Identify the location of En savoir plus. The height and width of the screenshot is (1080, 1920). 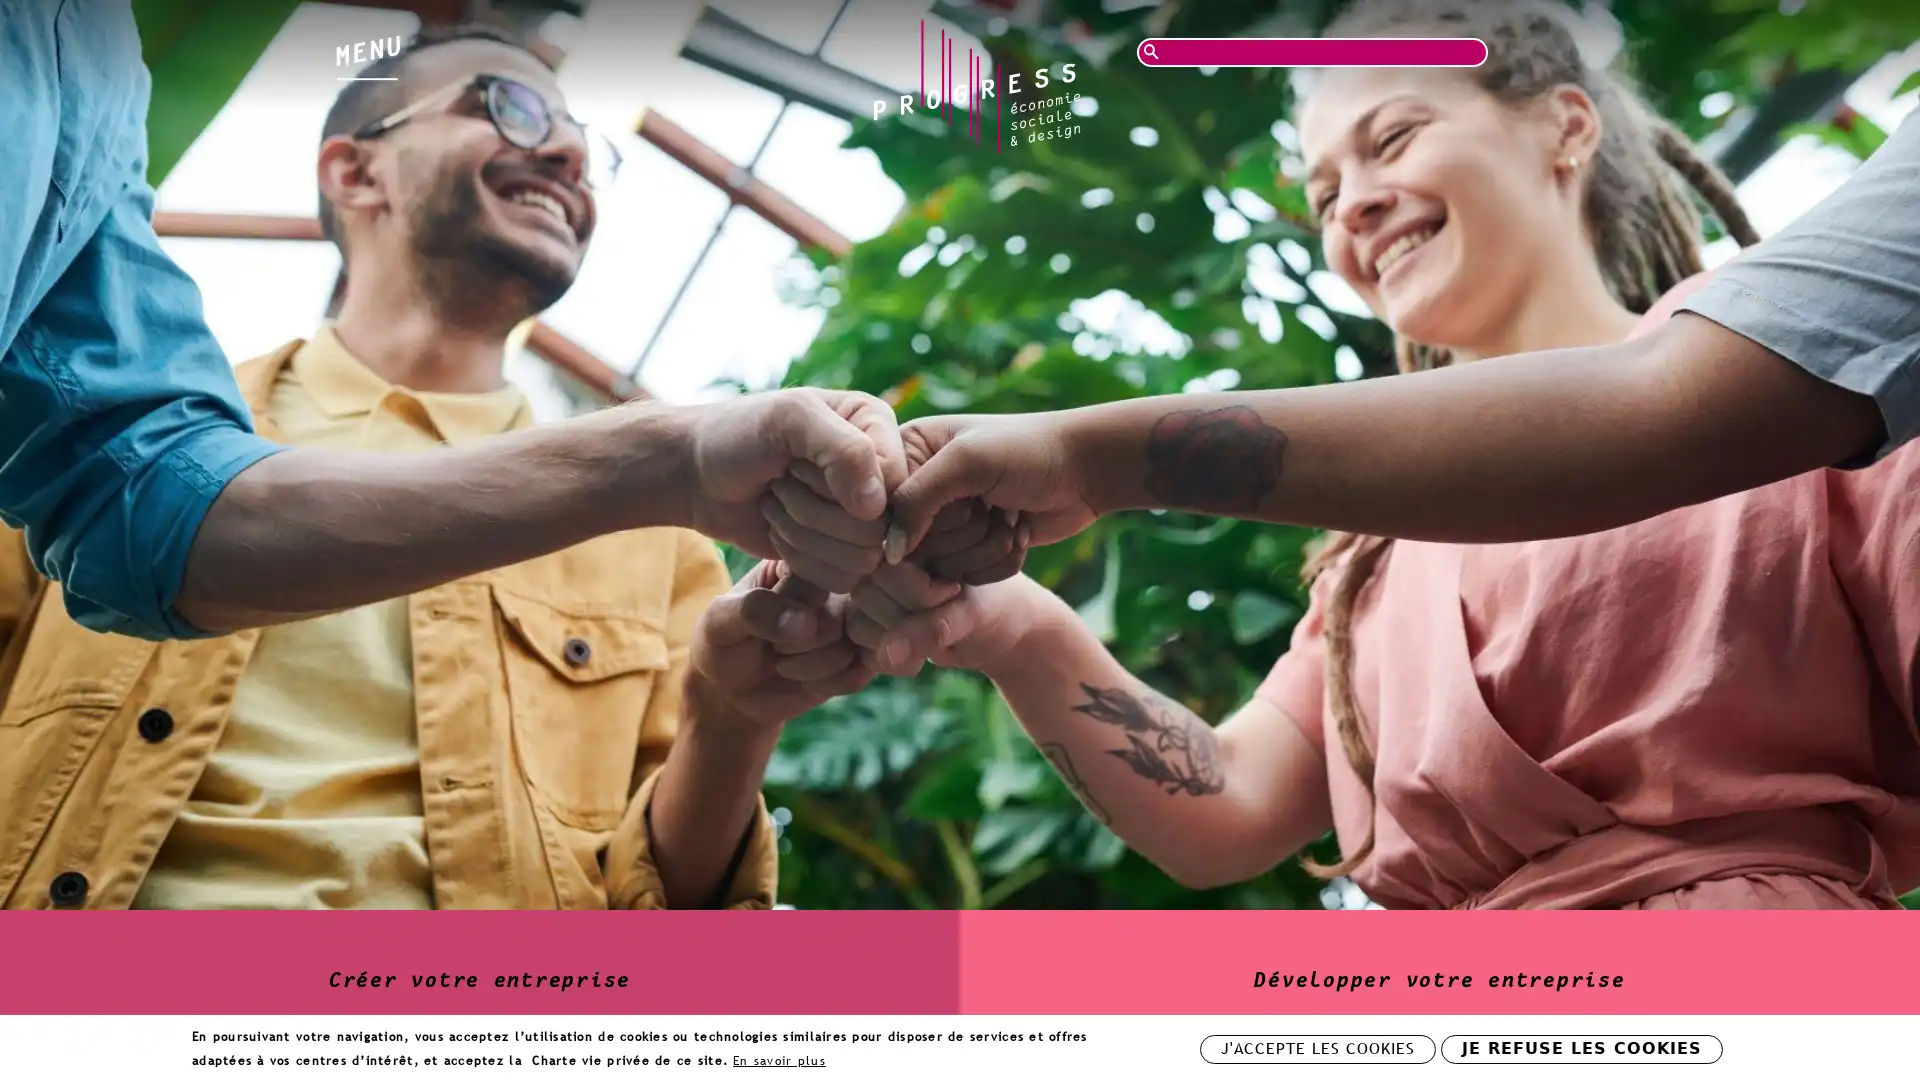
(777, 1059).